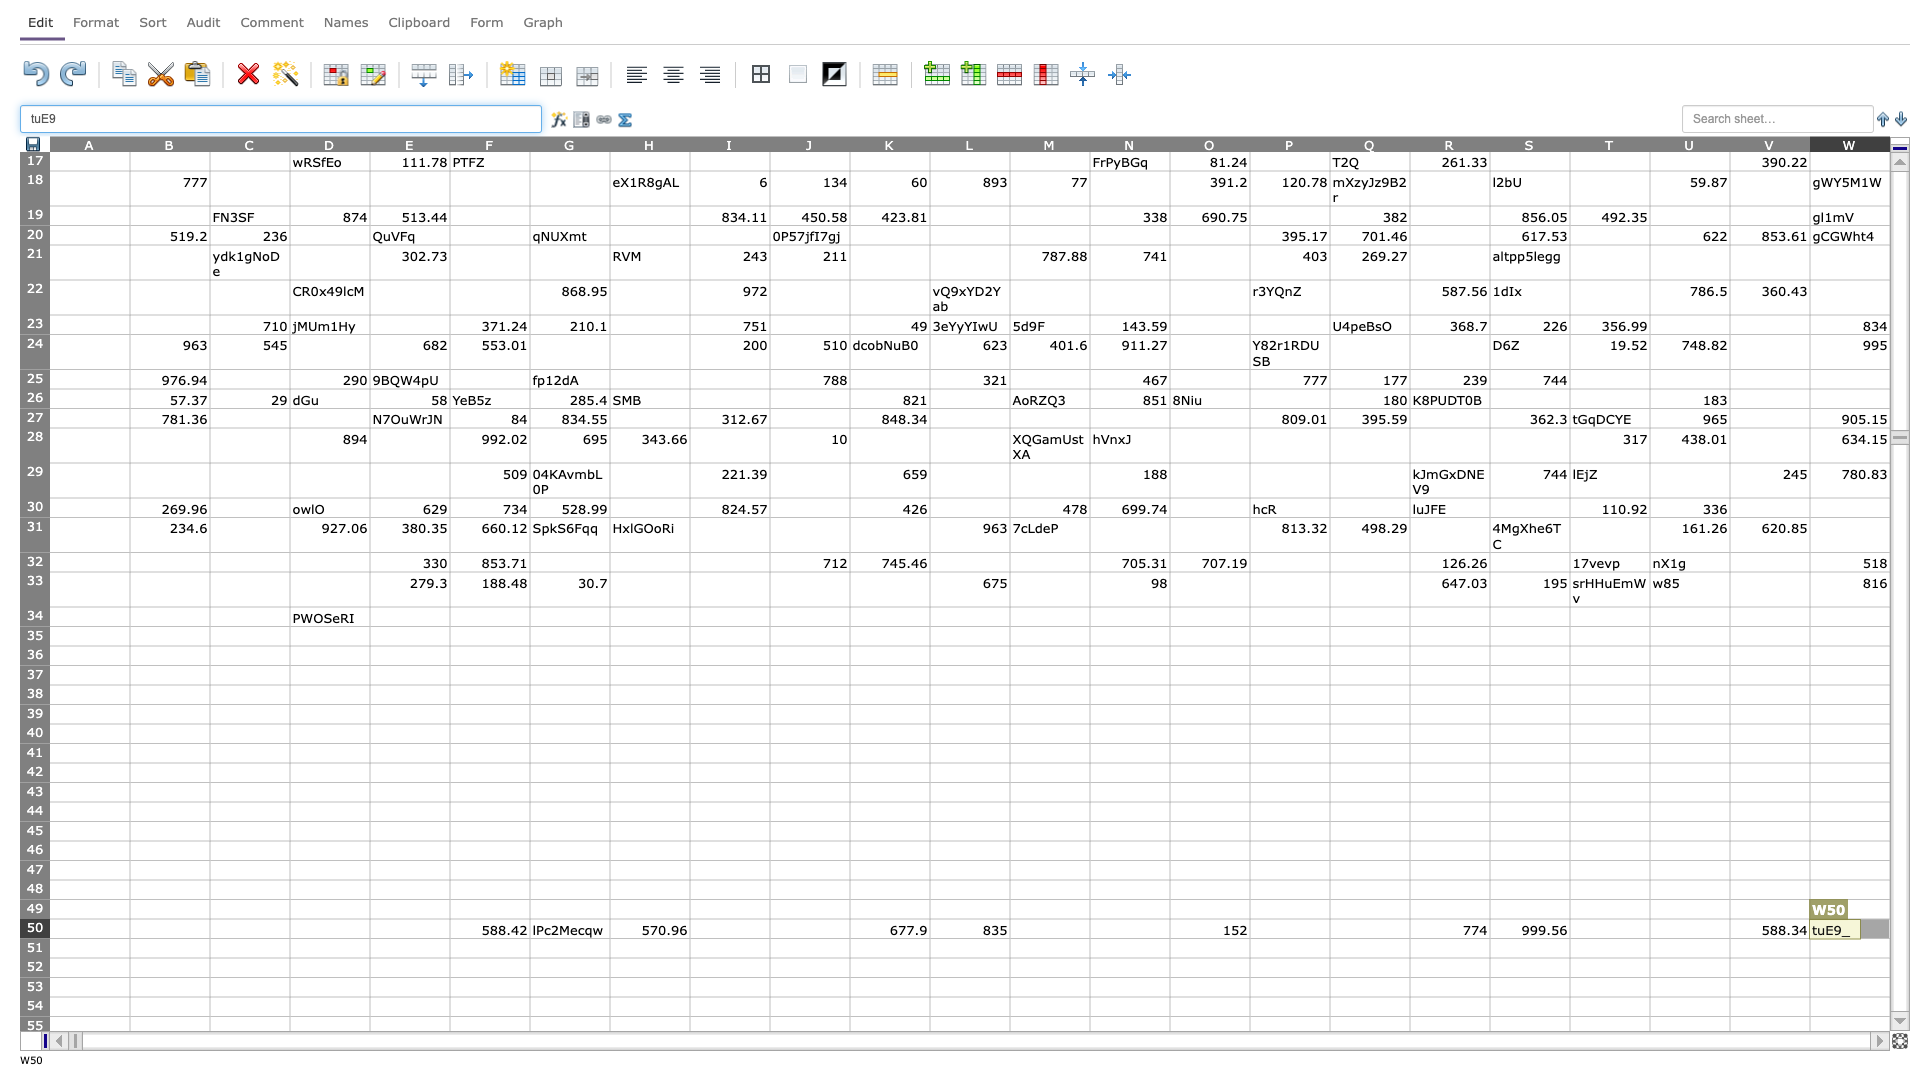 The width and height of the screenshot is (1920, 1080). What do you see at coordinates (449, 938) in the screenshot?
I see `Upper left of F51` at bounding box center [449, 938].